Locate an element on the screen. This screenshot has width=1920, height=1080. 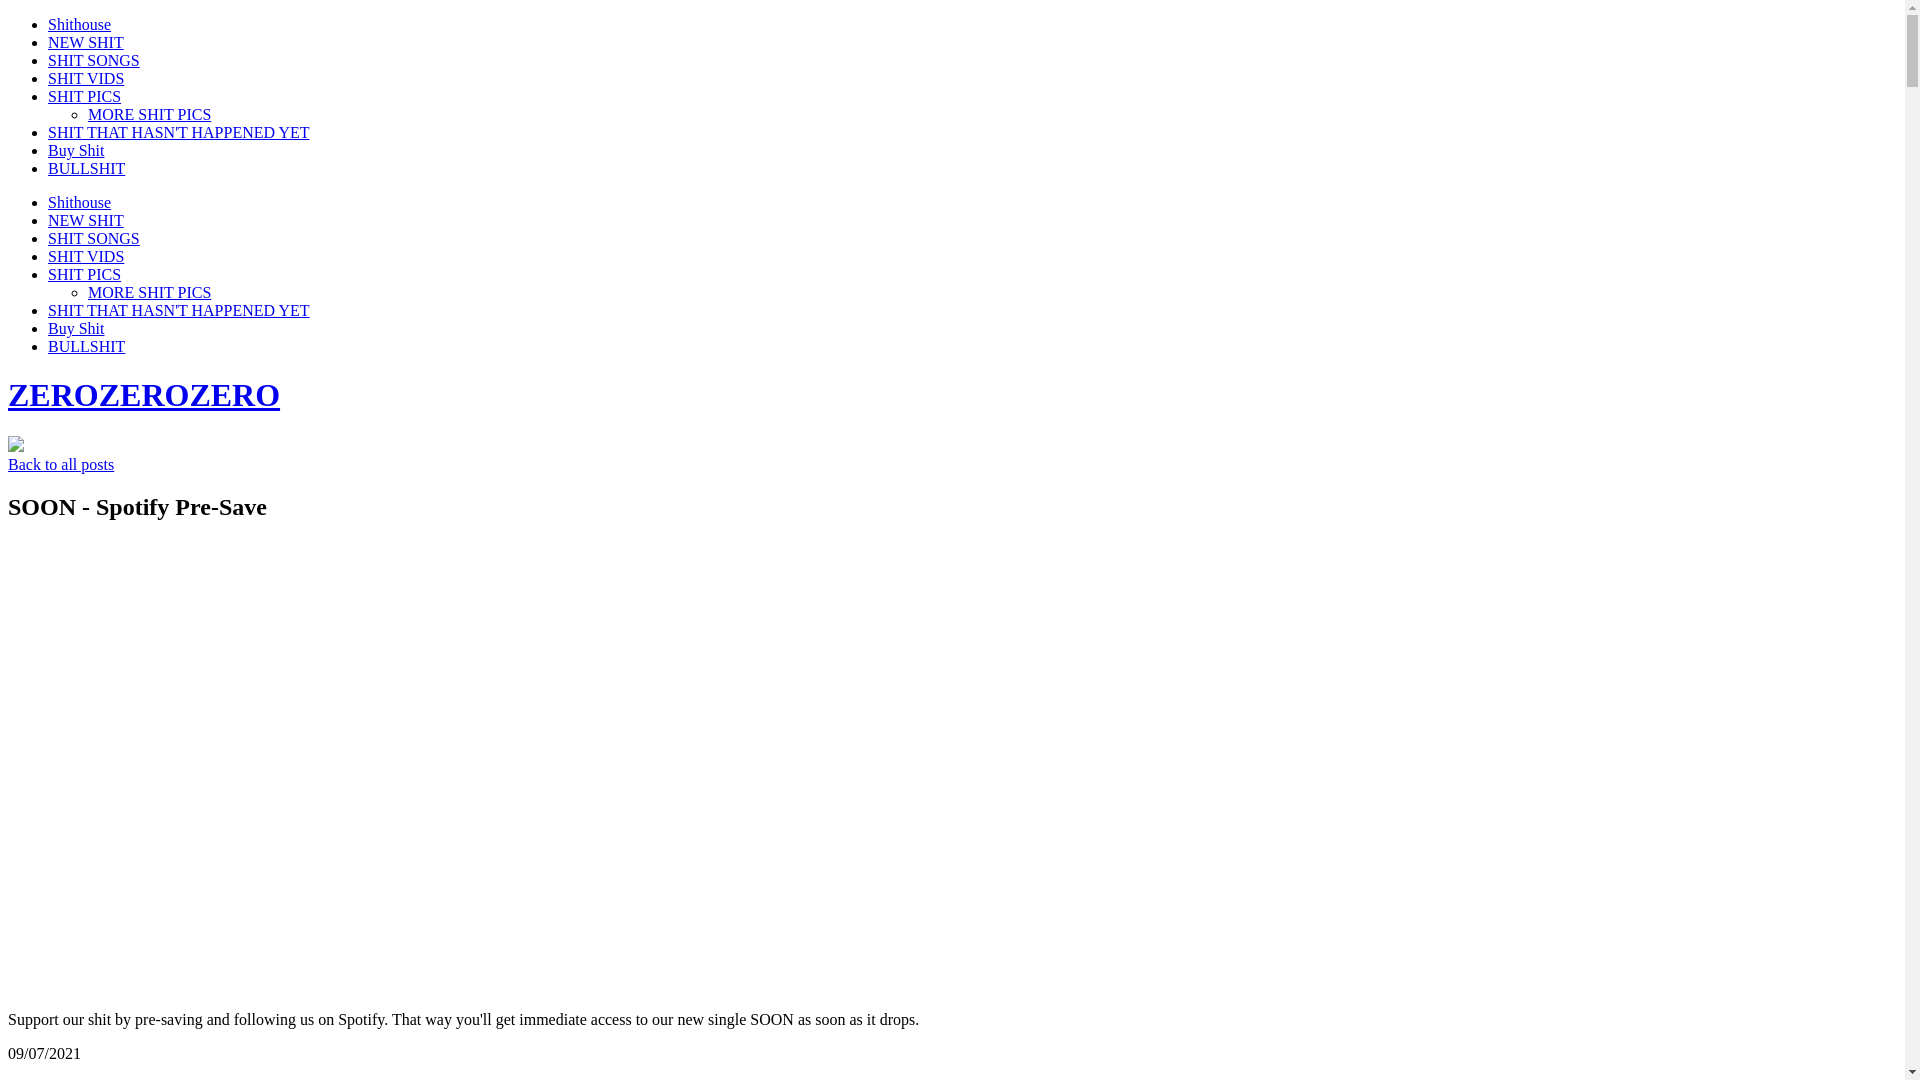
'BULLSHIT' is located at coordinates (48, 345).